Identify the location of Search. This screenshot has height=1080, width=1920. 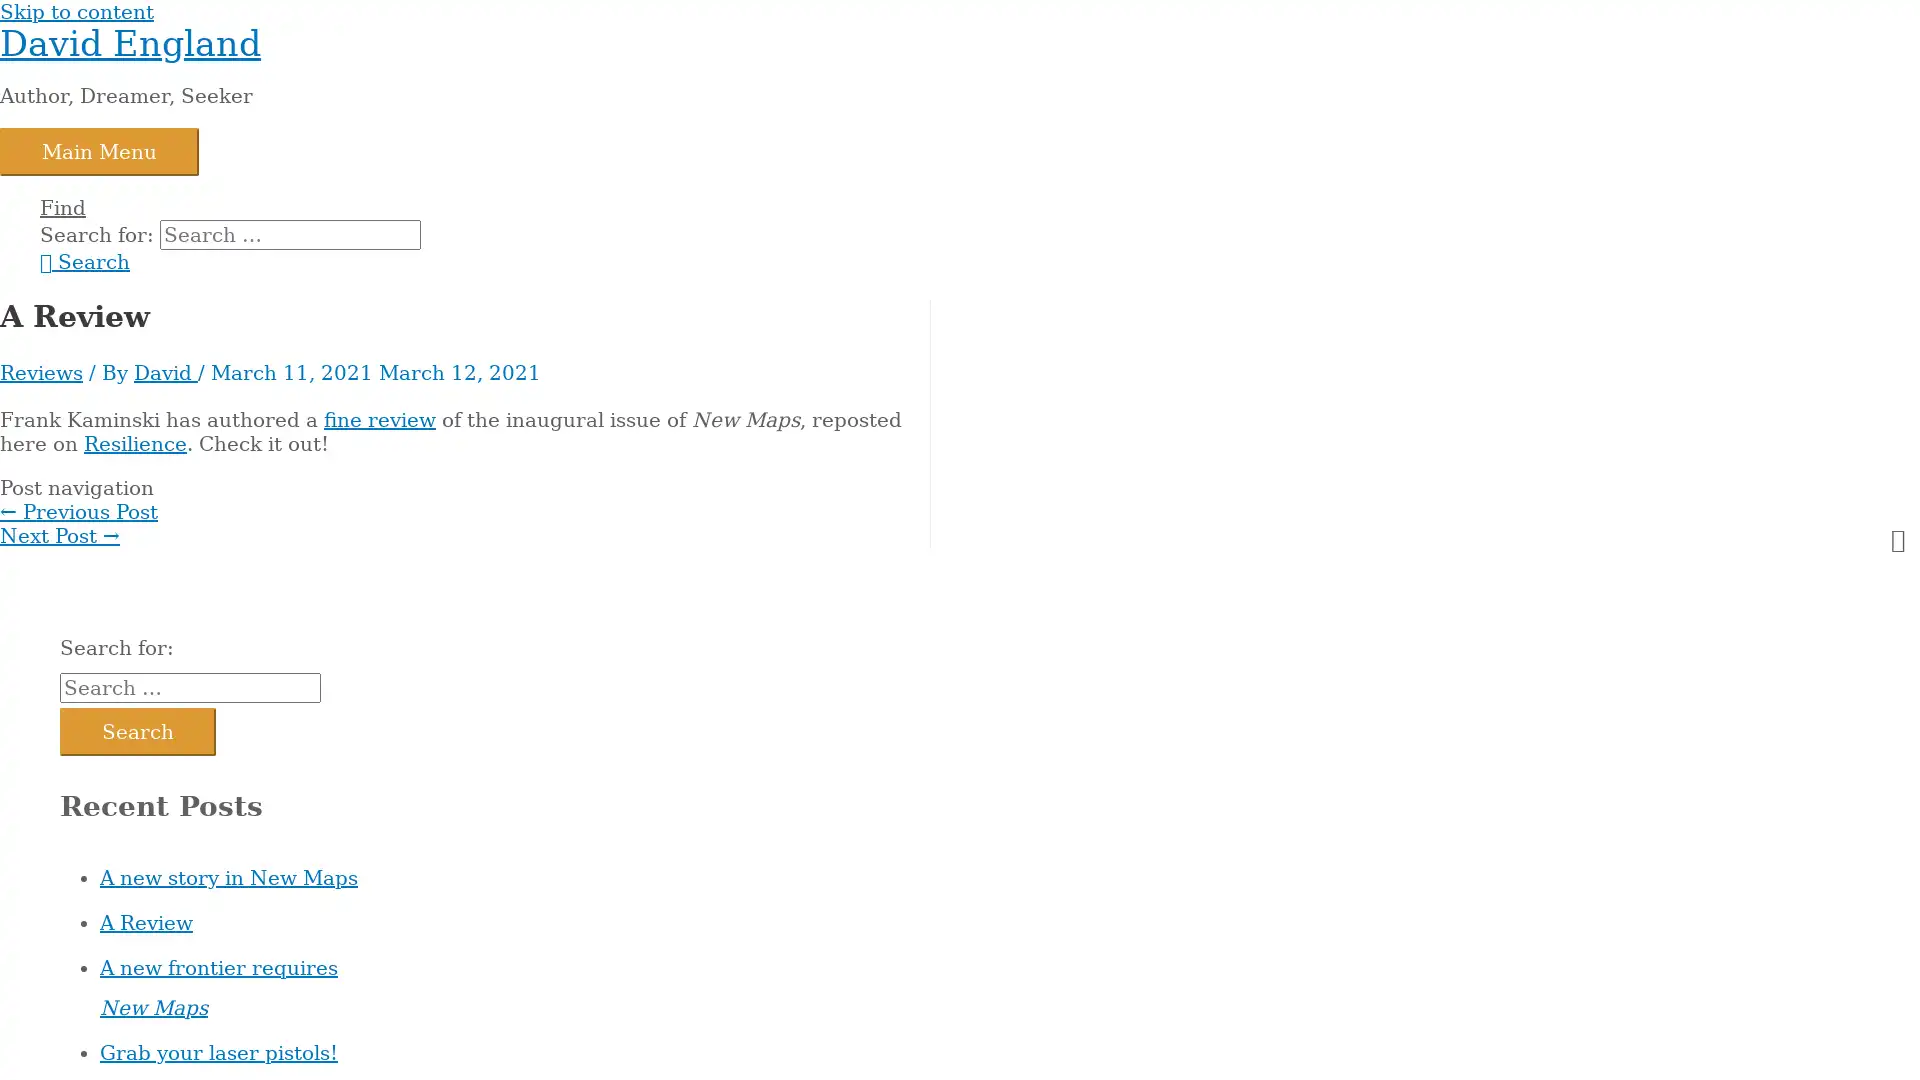
(137, 731).